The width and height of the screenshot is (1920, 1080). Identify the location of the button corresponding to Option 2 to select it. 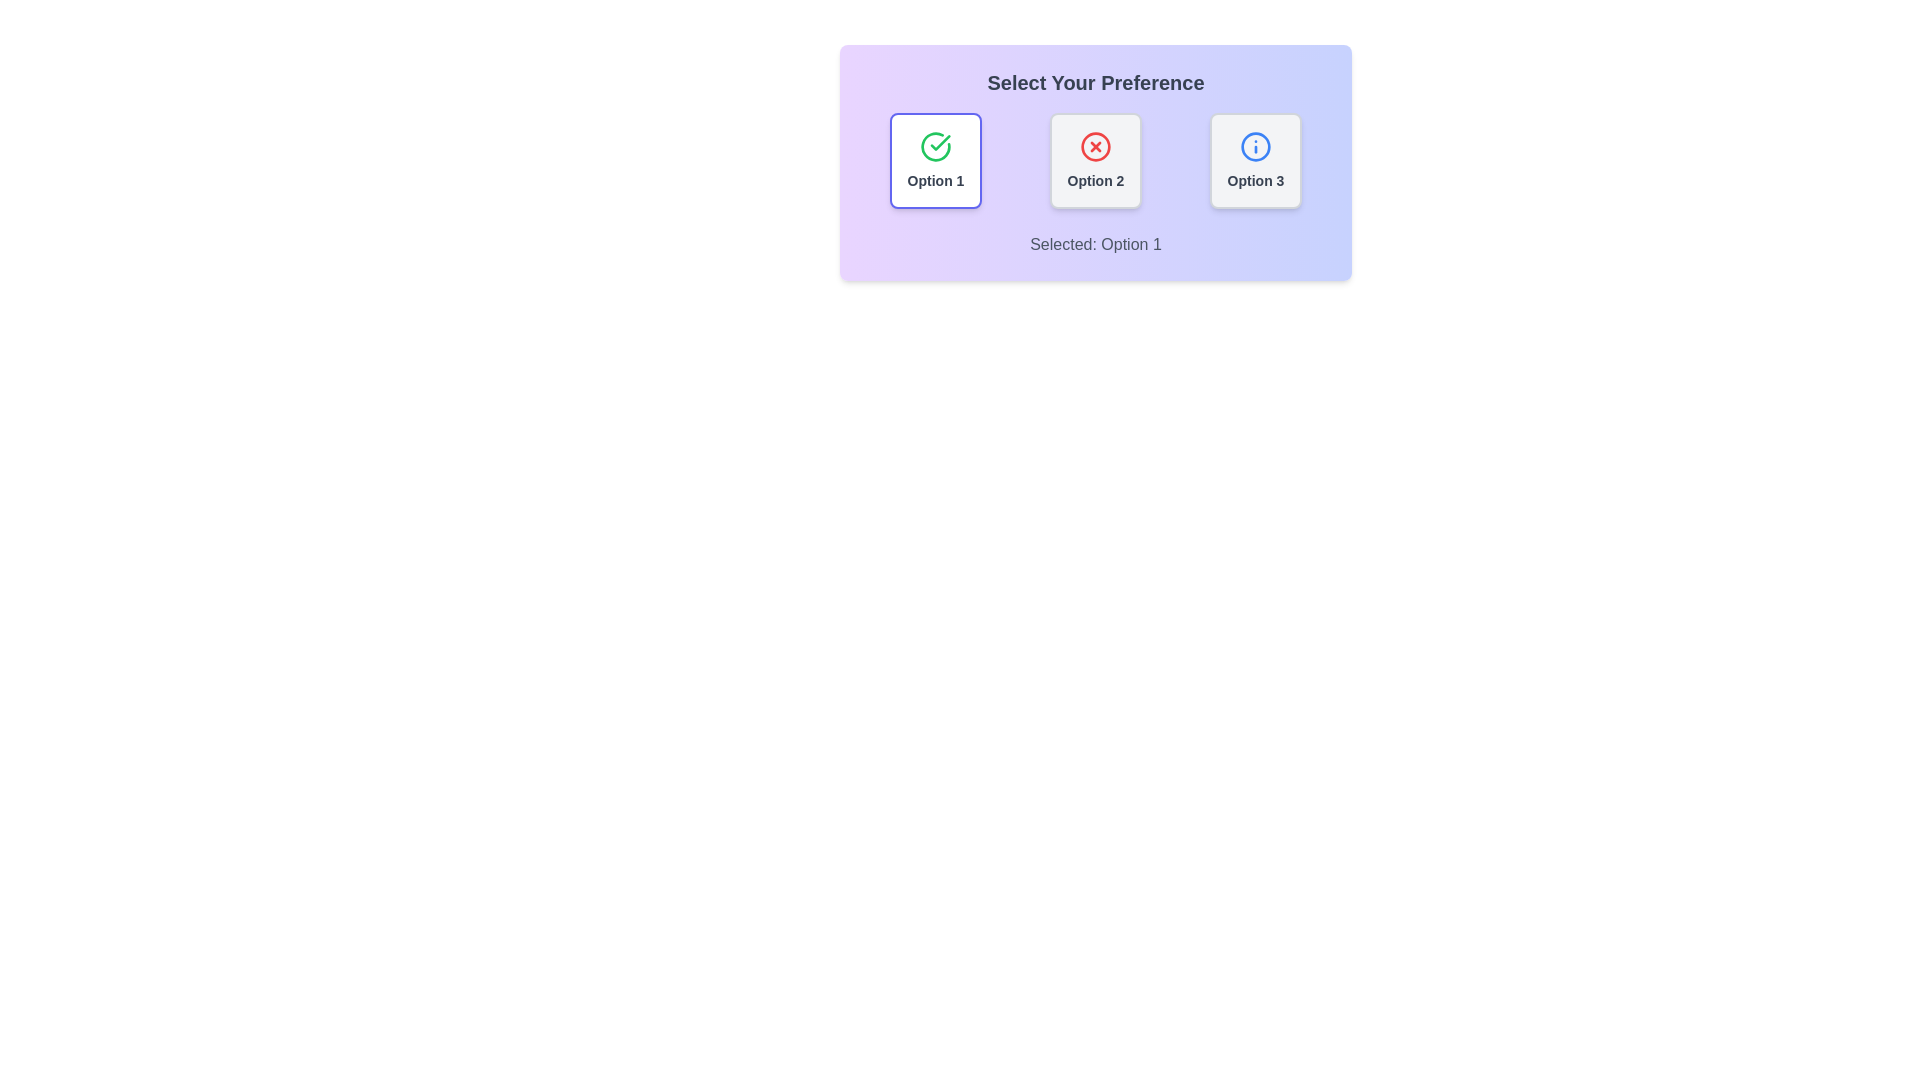
(1094, 160).